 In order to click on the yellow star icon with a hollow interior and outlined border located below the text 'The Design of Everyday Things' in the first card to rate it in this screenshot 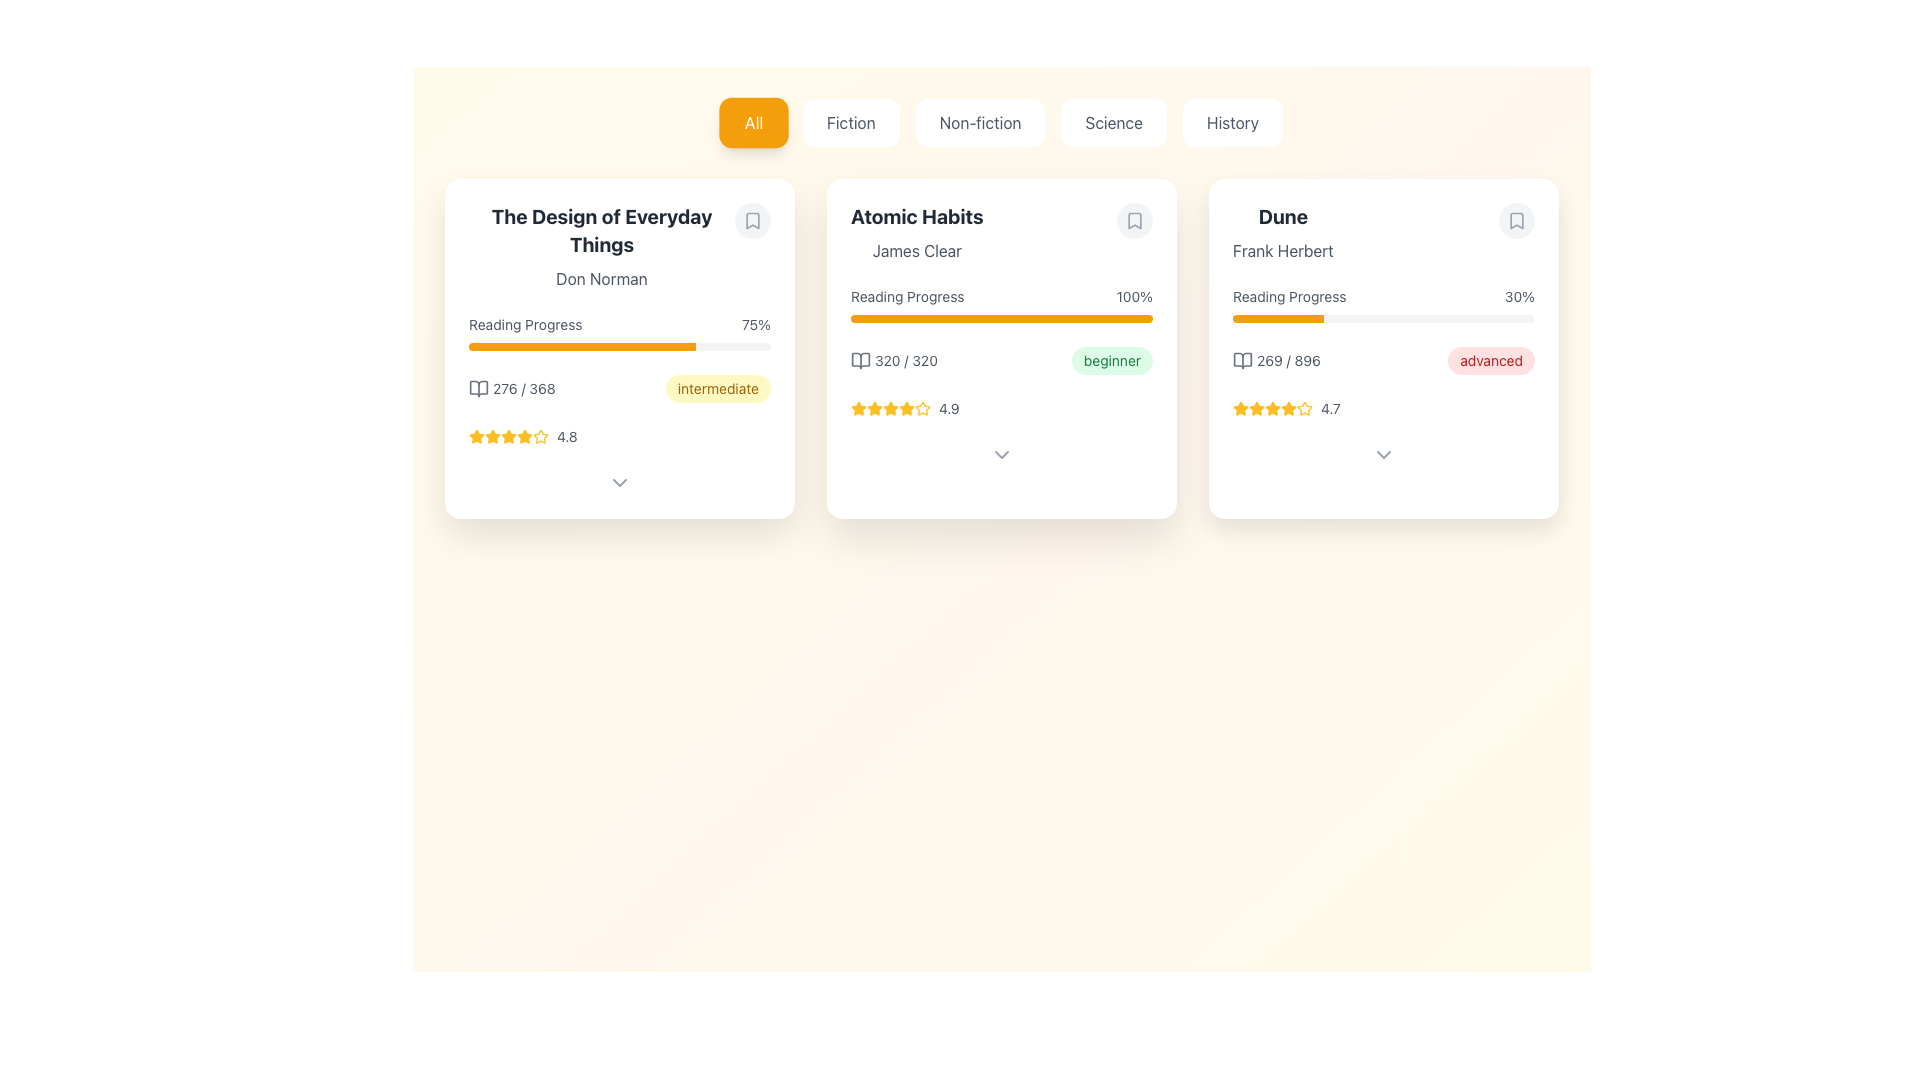, I will do `click(541, 435)`.